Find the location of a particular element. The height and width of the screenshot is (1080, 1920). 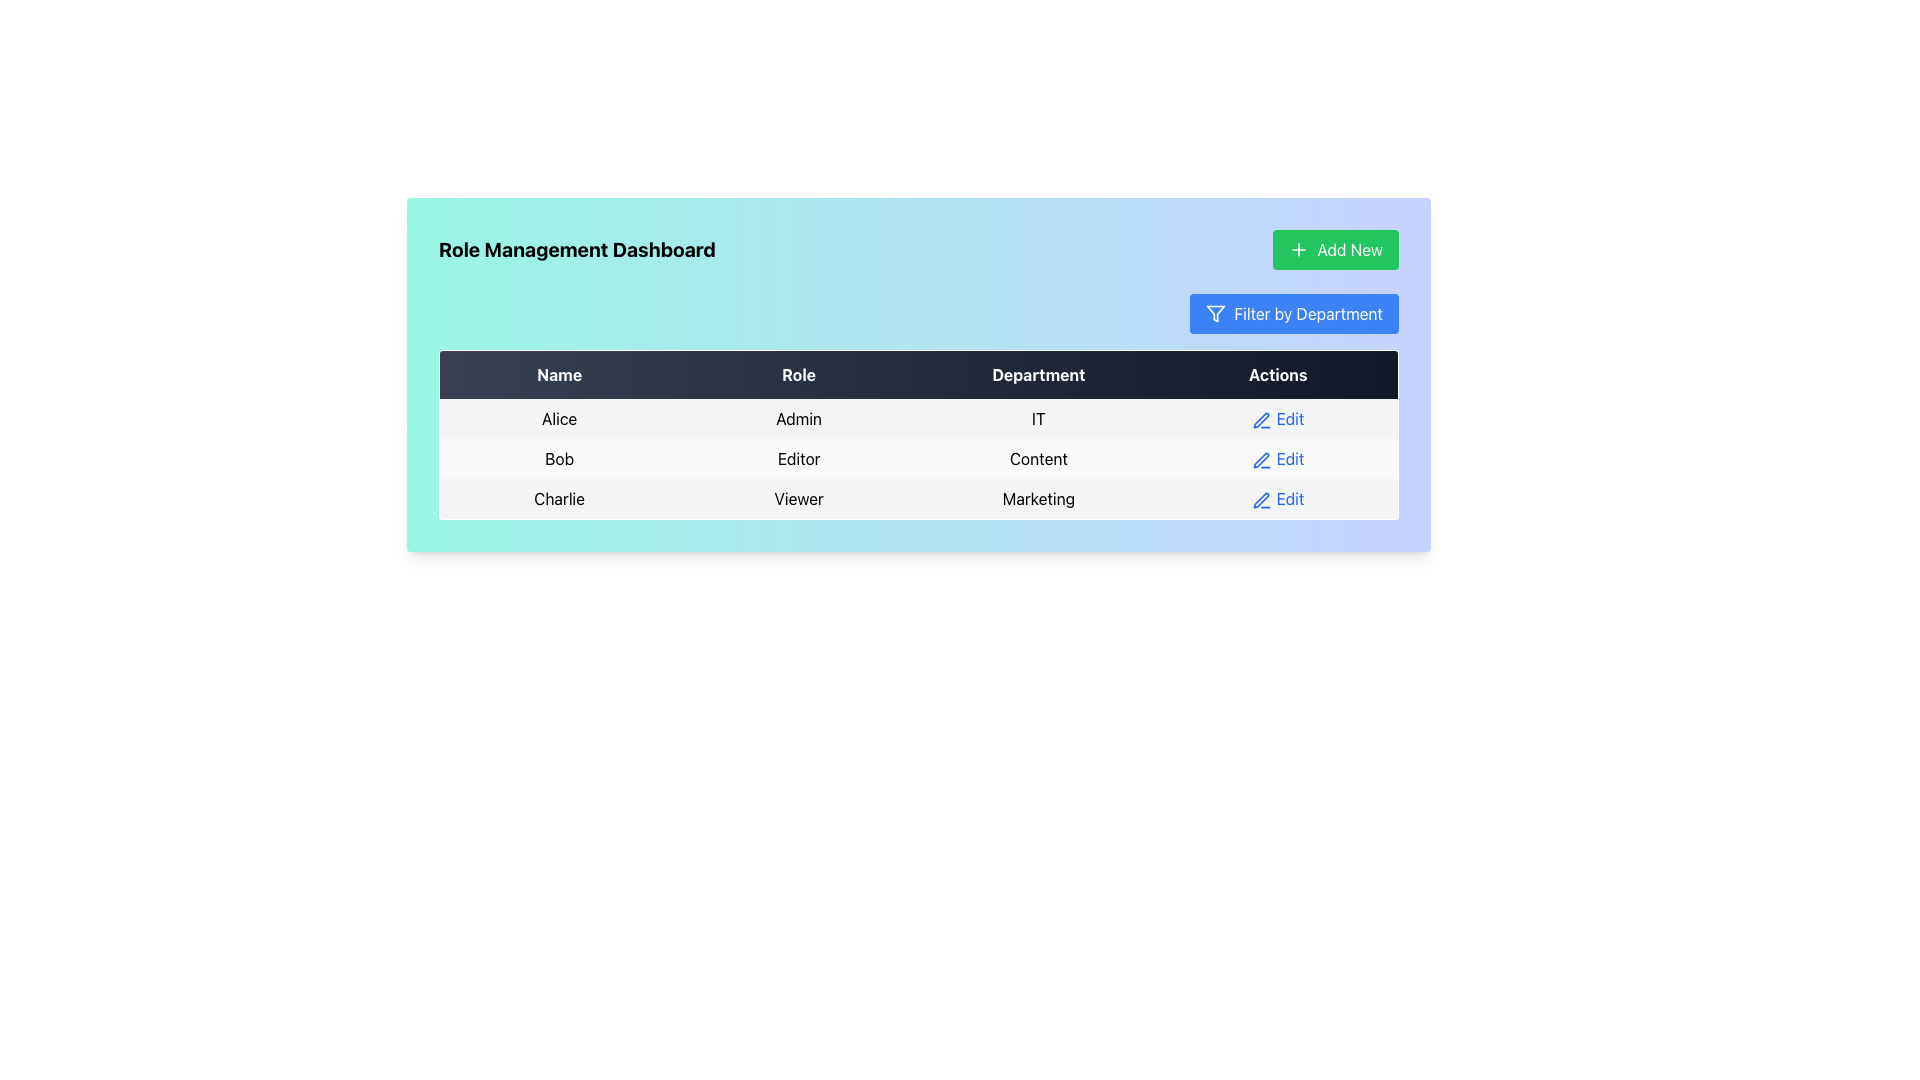

the button located in the top-right corner of the 'Role Management Dashboard' interface is located at coordinates (1336, 249).